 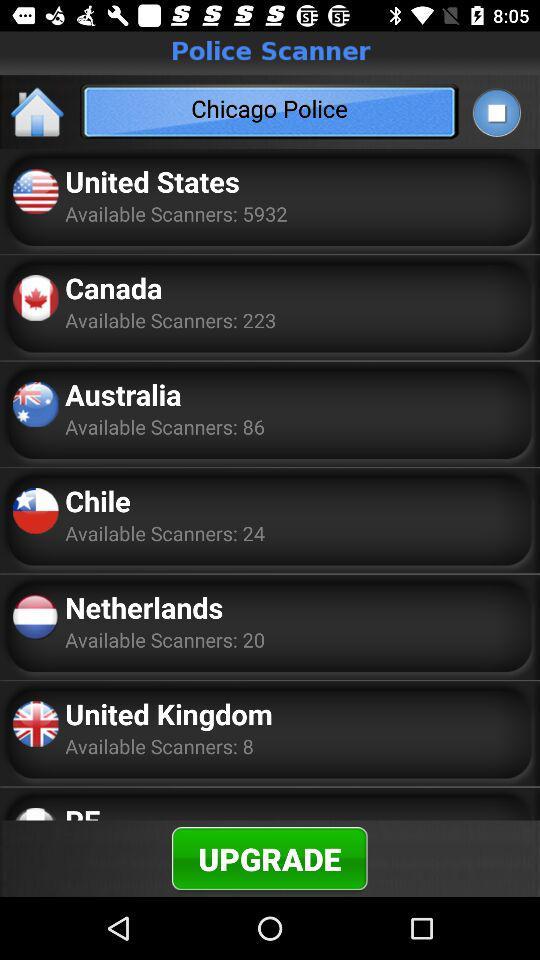 What do you see at coordinates (495, 112) in the screenshot?
I see `the icon at the top right corner` at bounding box center [495, 112].